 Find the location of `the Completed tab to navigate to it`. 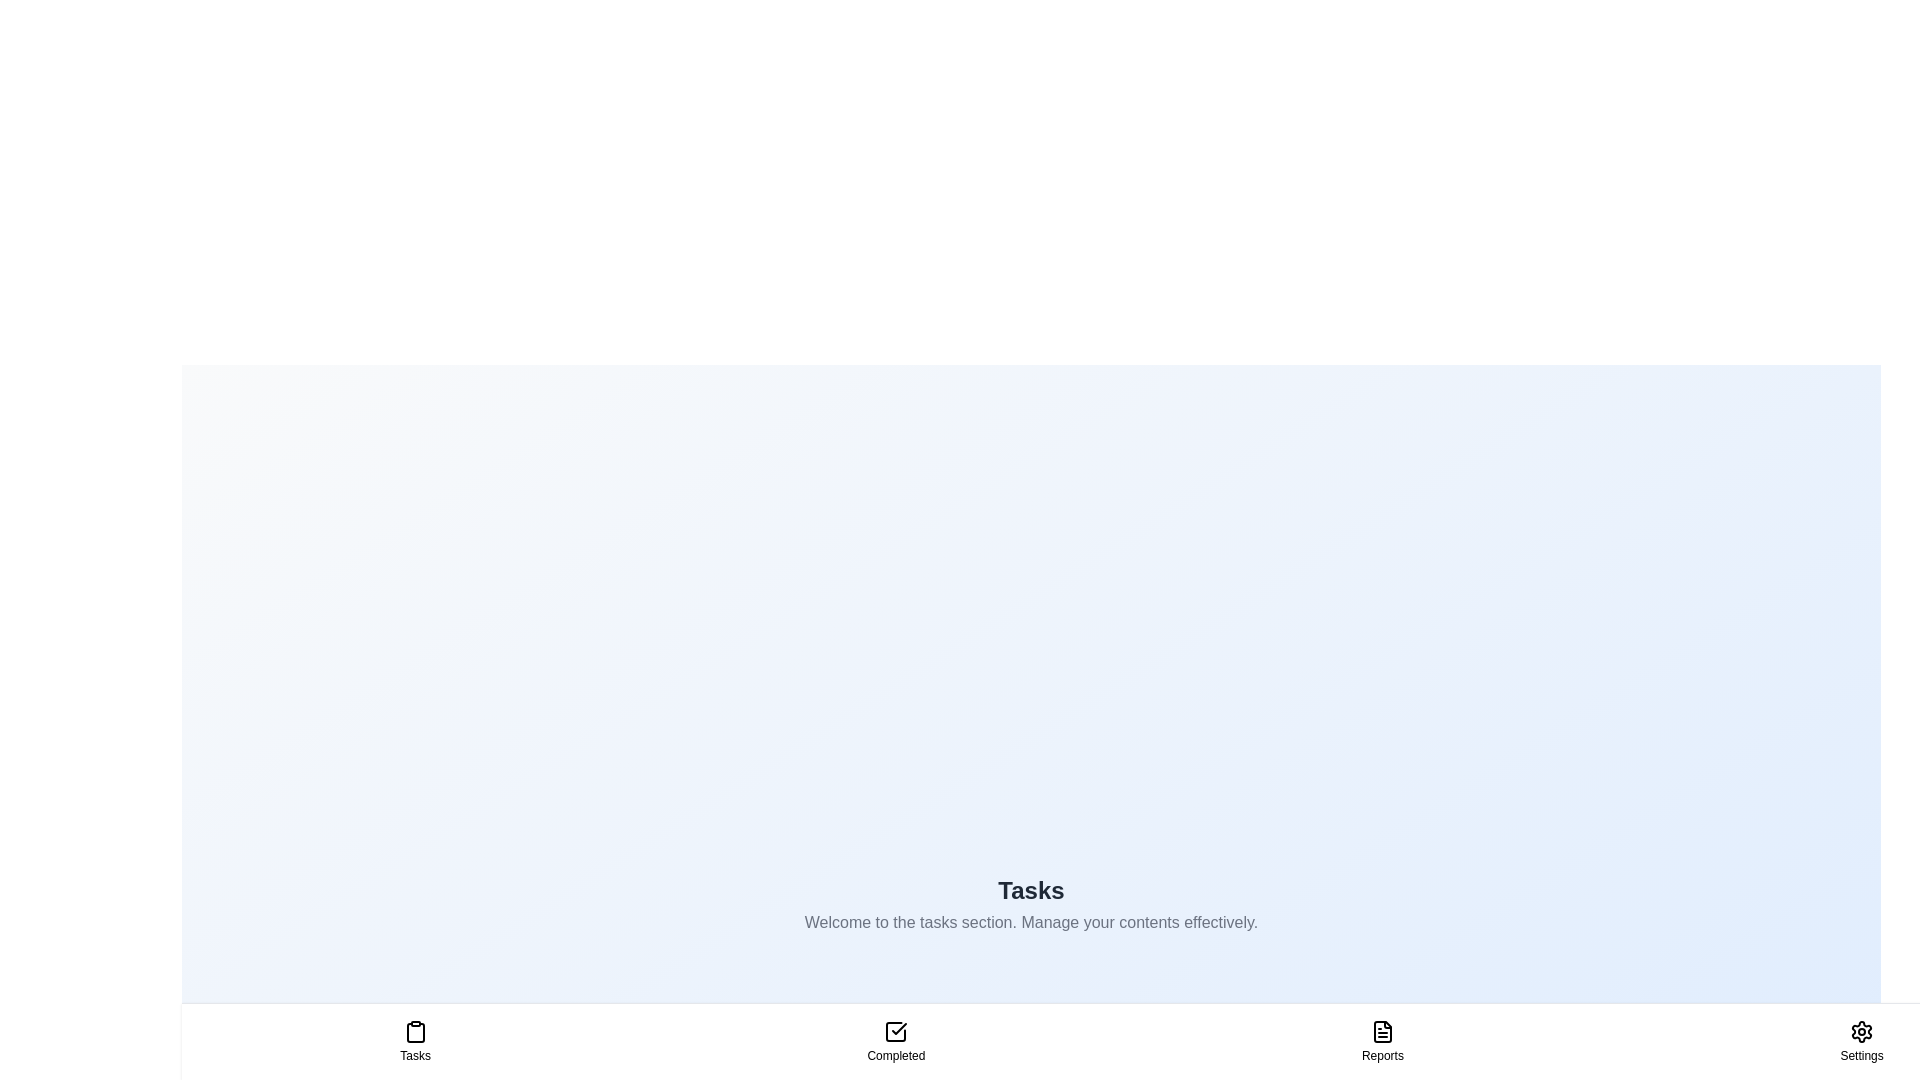

the Completed tab to navigate to it is located at coordinates (895, 1040).